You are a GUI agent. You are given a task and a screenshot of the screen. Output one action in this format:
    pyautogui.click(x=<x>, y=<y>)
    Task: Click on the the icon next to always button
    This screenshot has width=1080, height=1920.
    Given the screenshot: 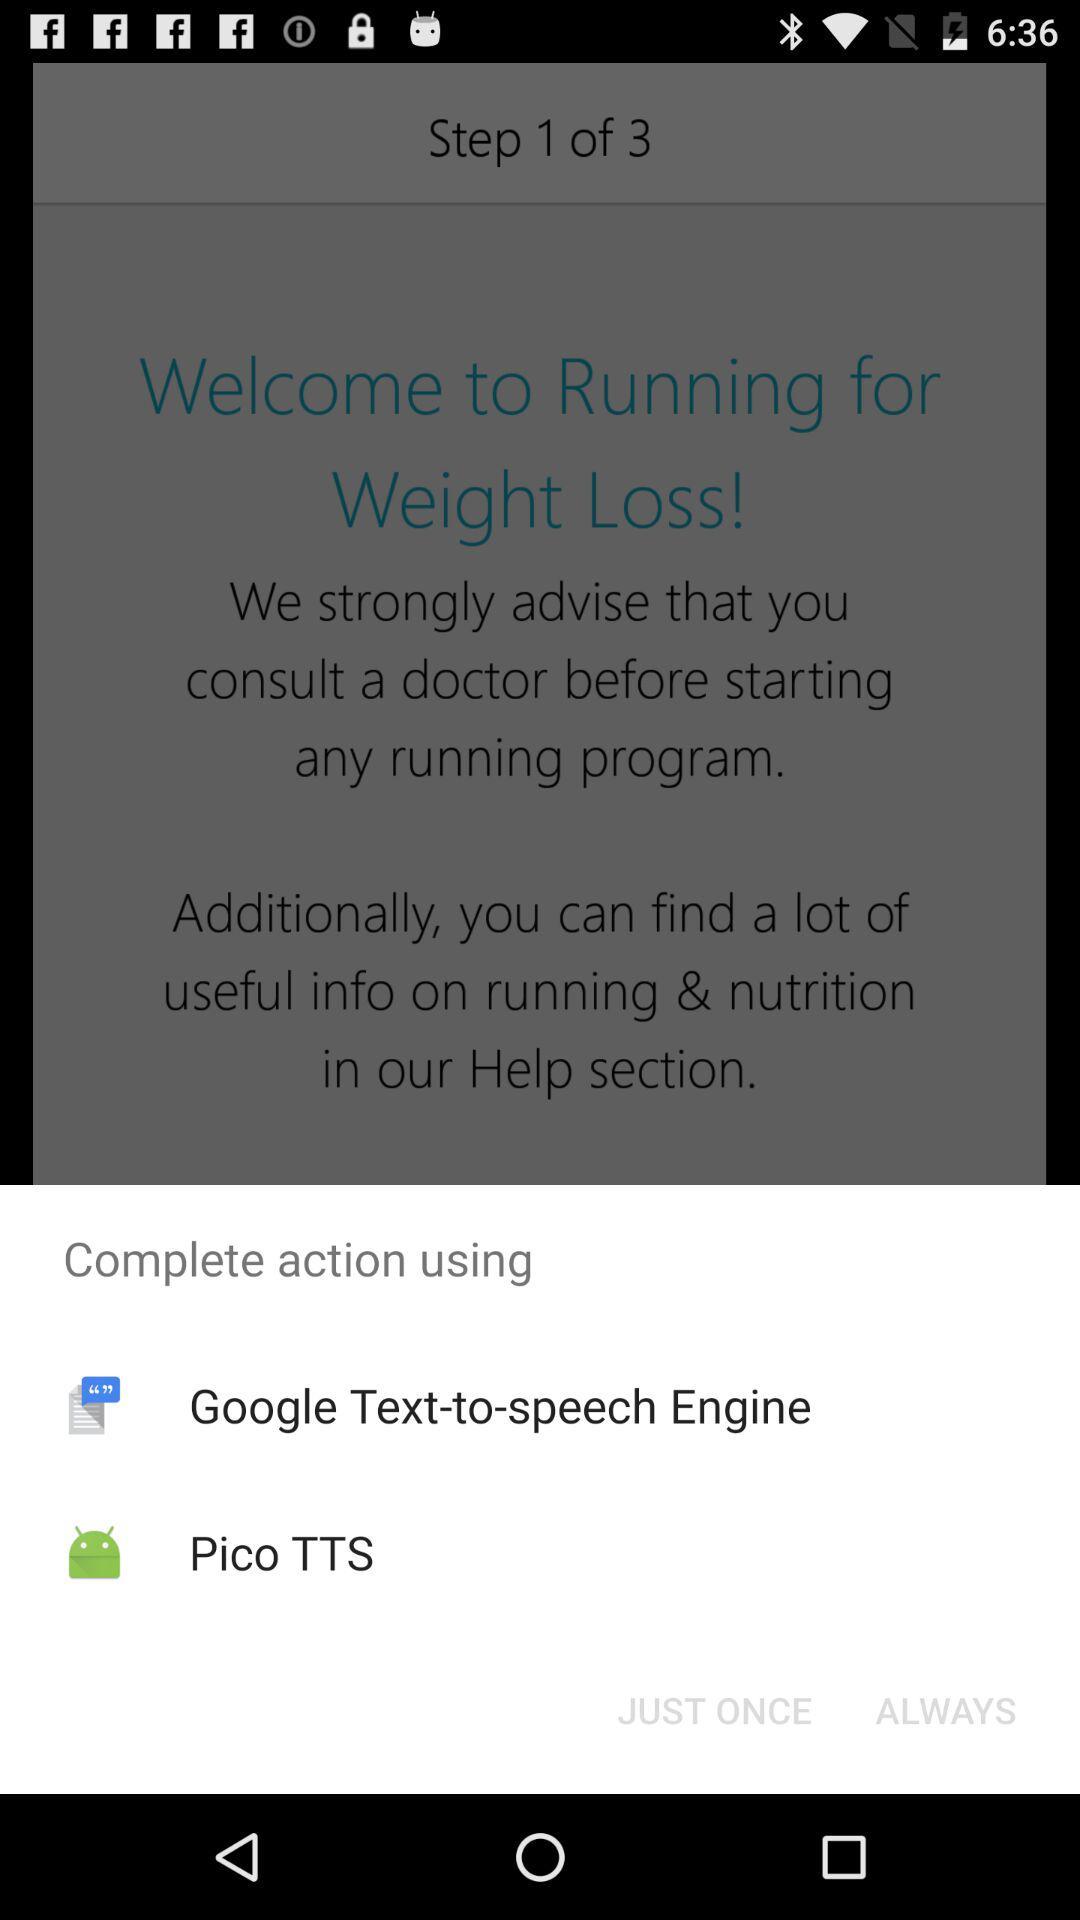 What is the action you would take?
    pyautogui.click(x=713, y=1708)
    